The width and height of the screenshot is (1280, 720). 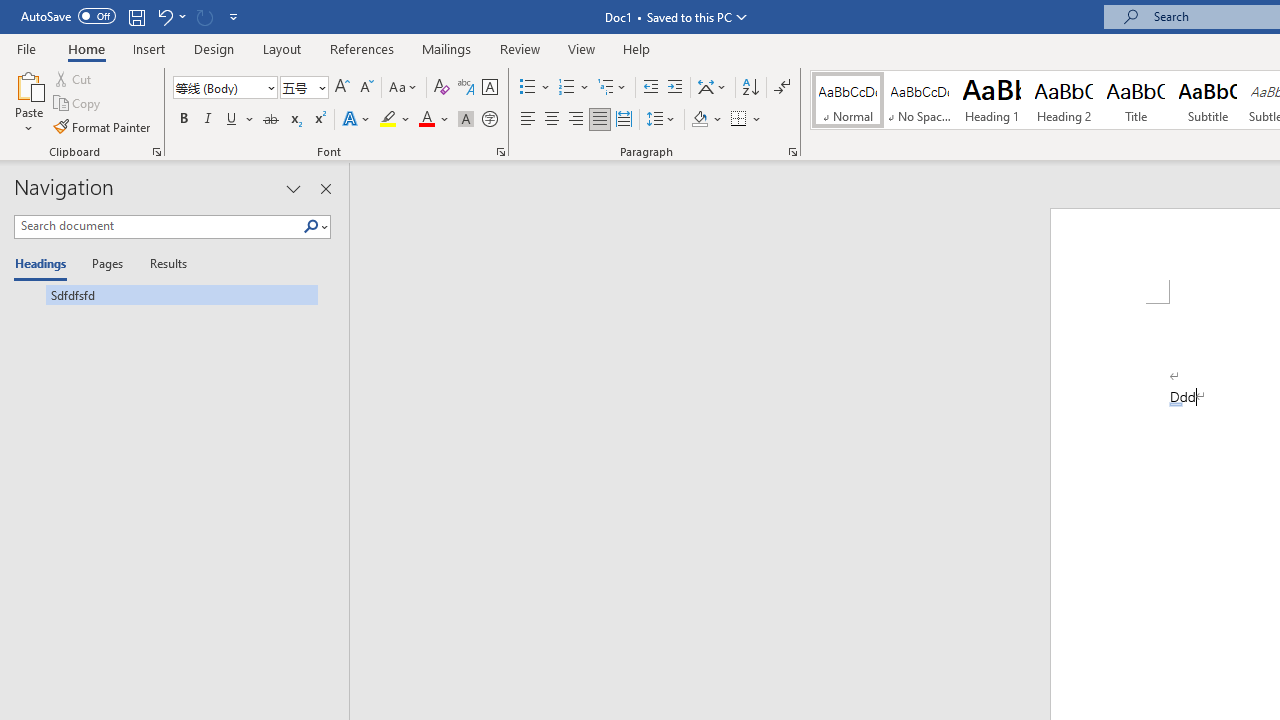 I want to click on 'Undo AutoCorrect', so click(x=164, y=16).